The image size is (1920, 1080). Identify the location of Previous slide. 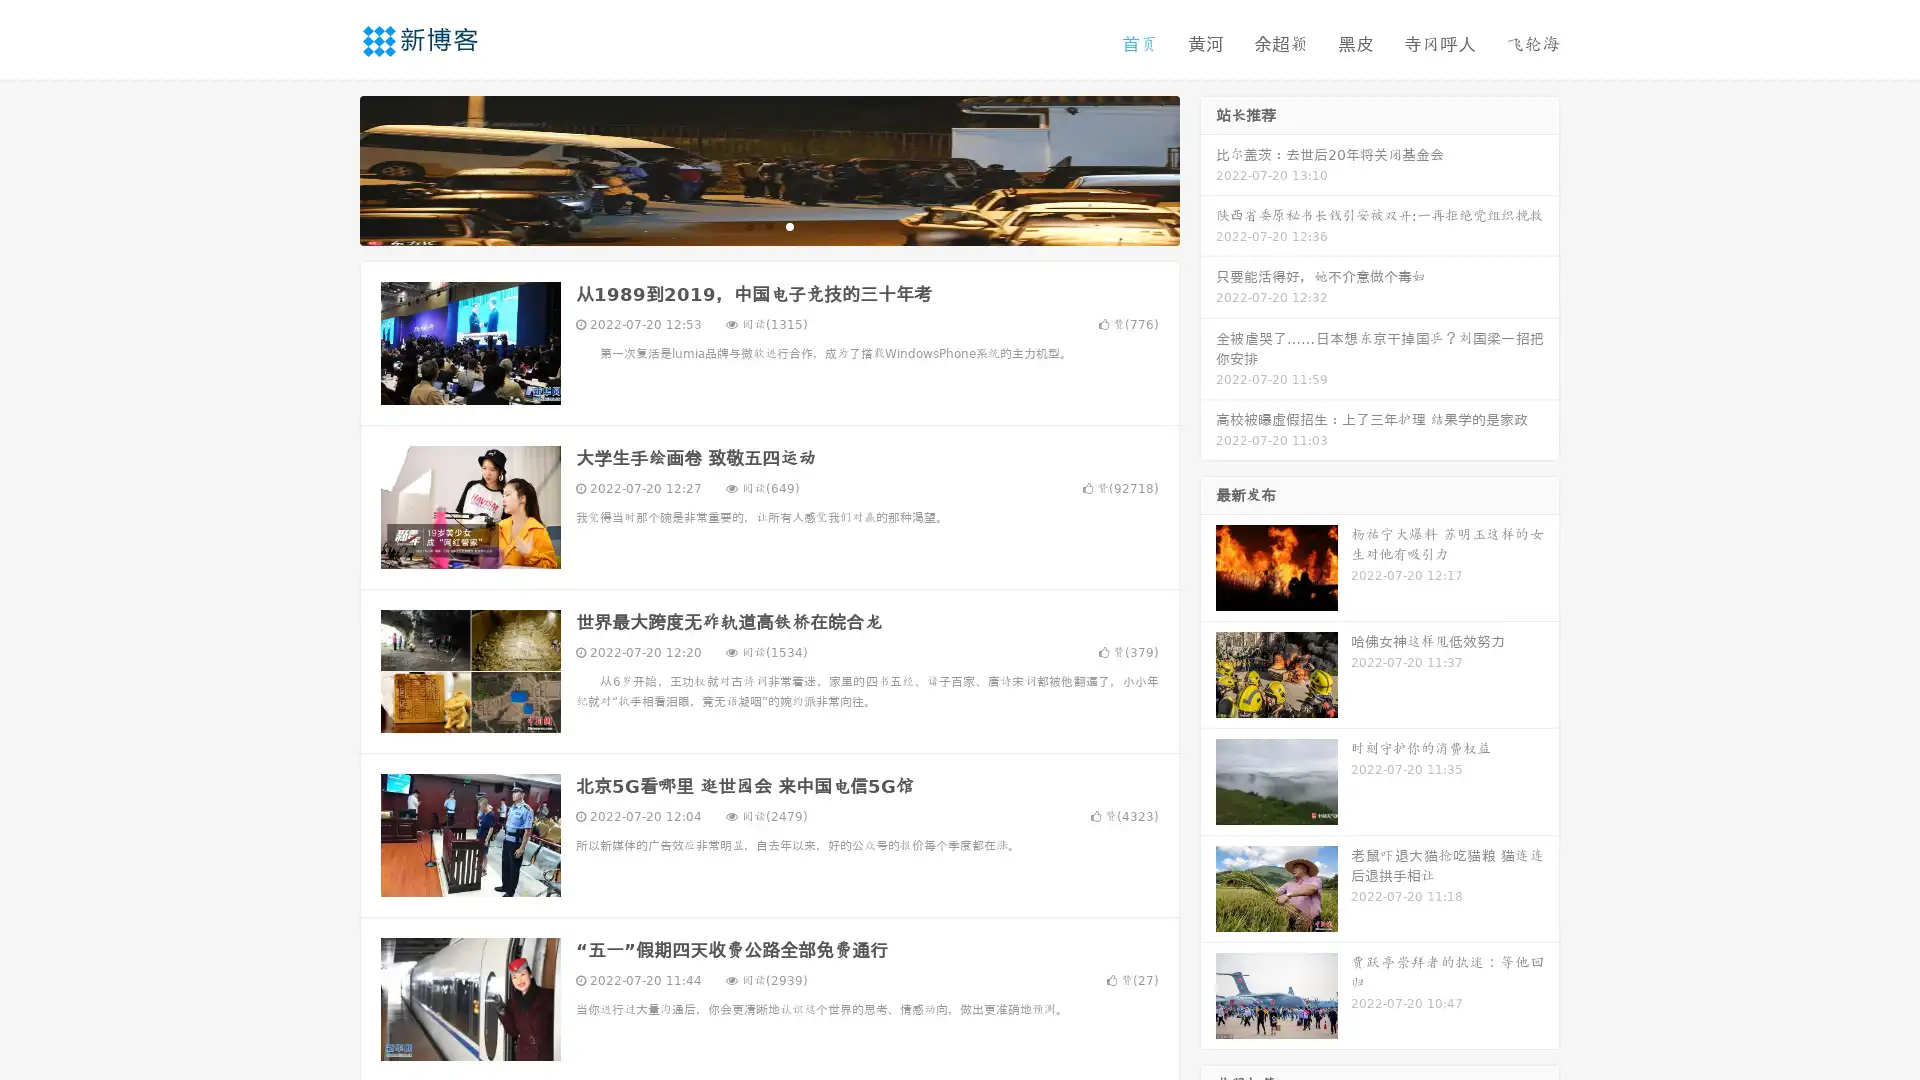
(330, 168).